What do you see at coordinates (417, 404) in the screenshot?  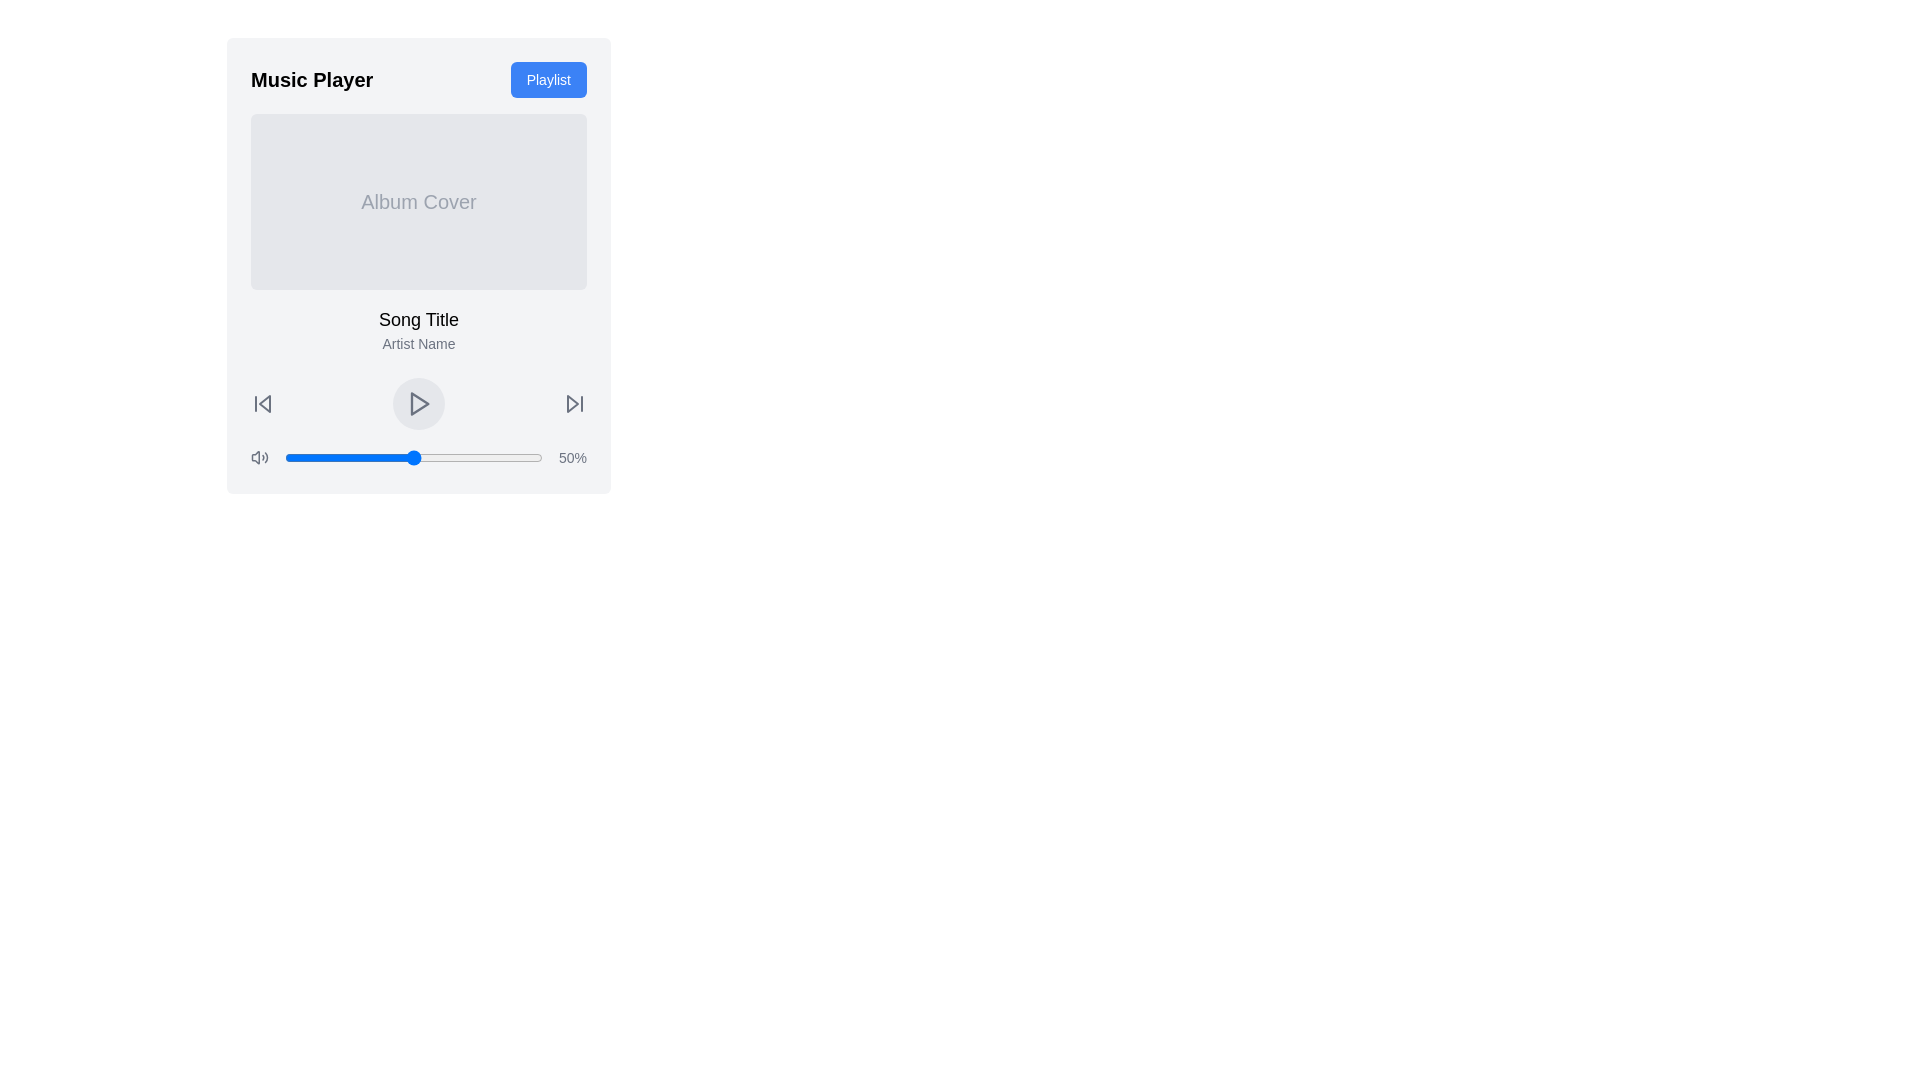 I see `the centrally located play button in the media control section of the music player interface` at bounding box center [417, 404].